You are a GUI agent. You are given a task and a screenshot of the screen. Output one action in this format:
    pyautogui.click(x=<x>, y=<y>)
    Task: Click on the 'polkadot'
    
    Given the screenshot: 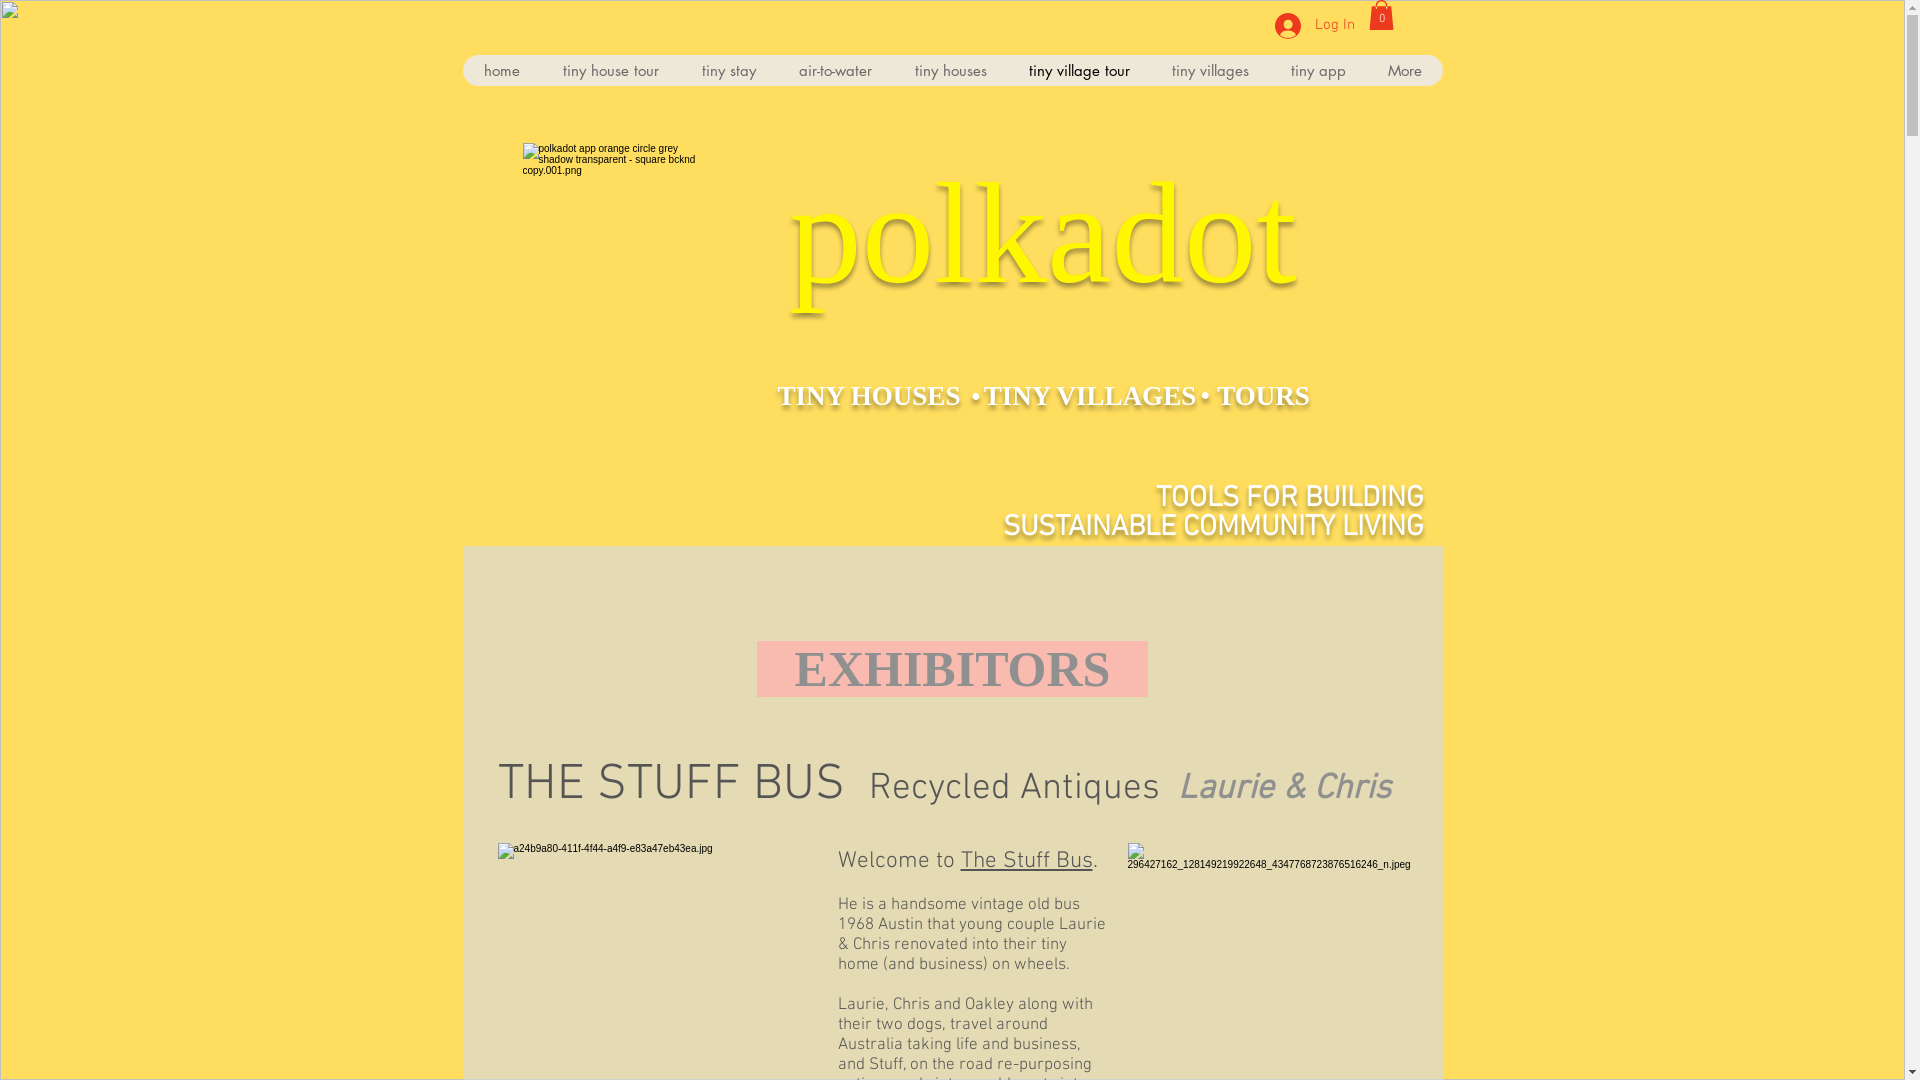 What is the action you would take?
    pyautogui.click(x=1041, y=231)
    